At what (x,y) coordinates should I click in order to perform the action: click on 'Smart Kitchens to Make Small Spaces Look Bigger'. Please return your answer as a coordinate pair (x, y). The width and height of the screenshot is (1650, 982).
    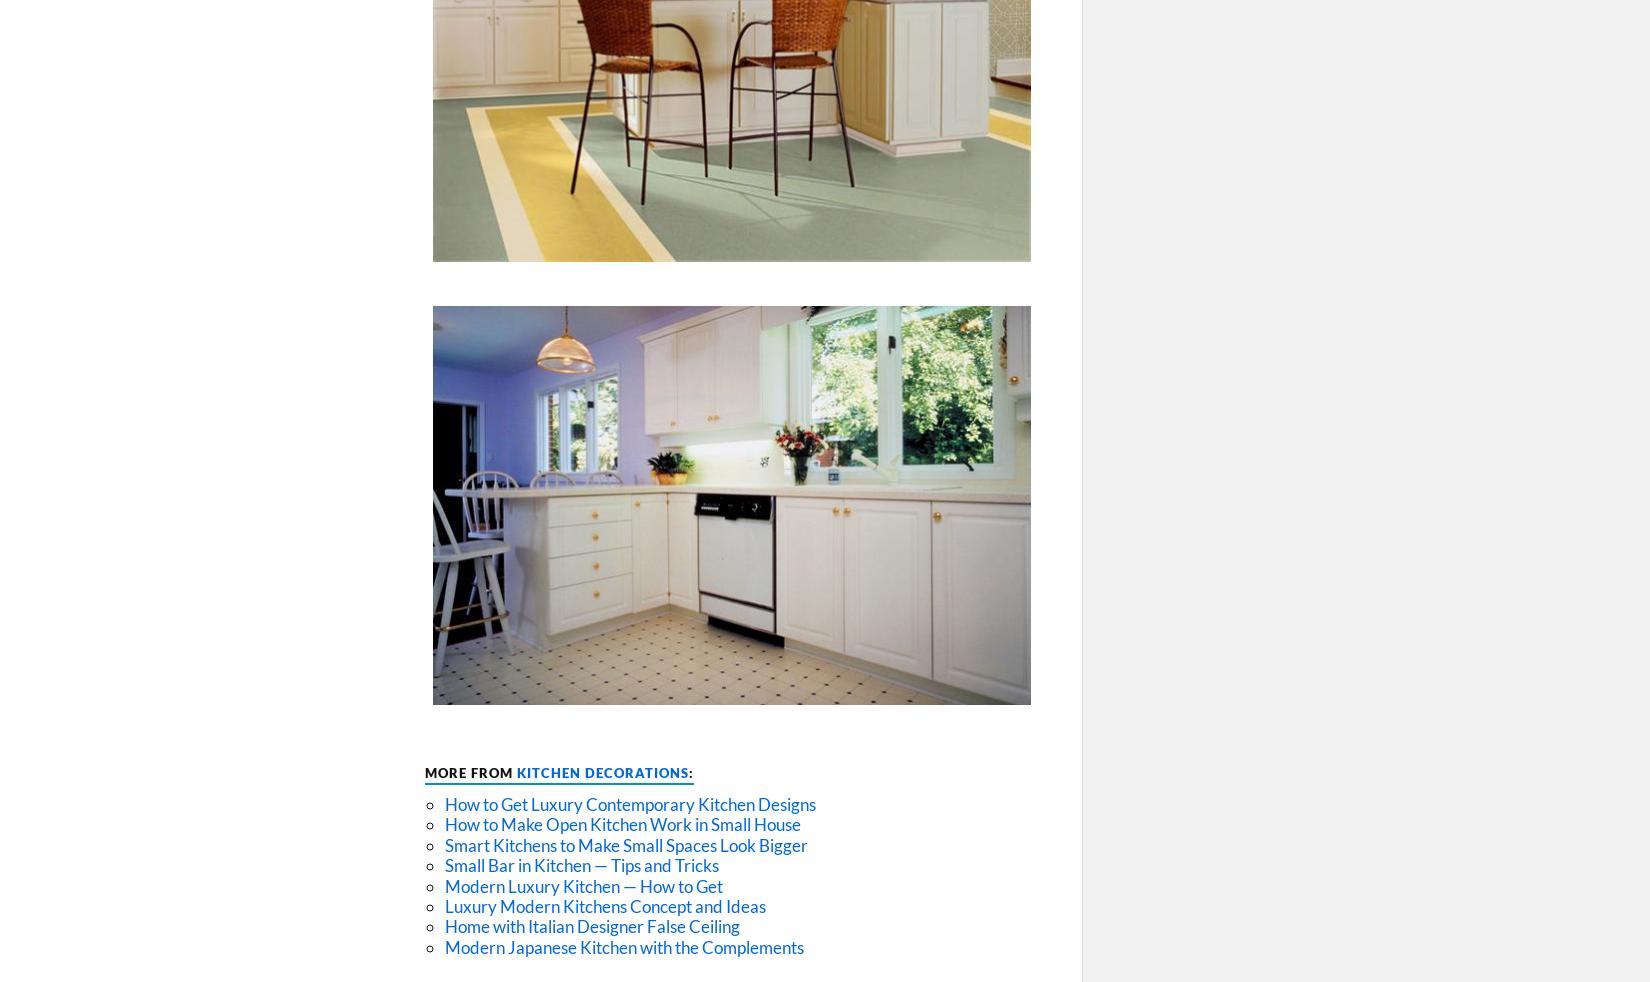
    Looking at the image, I should click on (625, 844).